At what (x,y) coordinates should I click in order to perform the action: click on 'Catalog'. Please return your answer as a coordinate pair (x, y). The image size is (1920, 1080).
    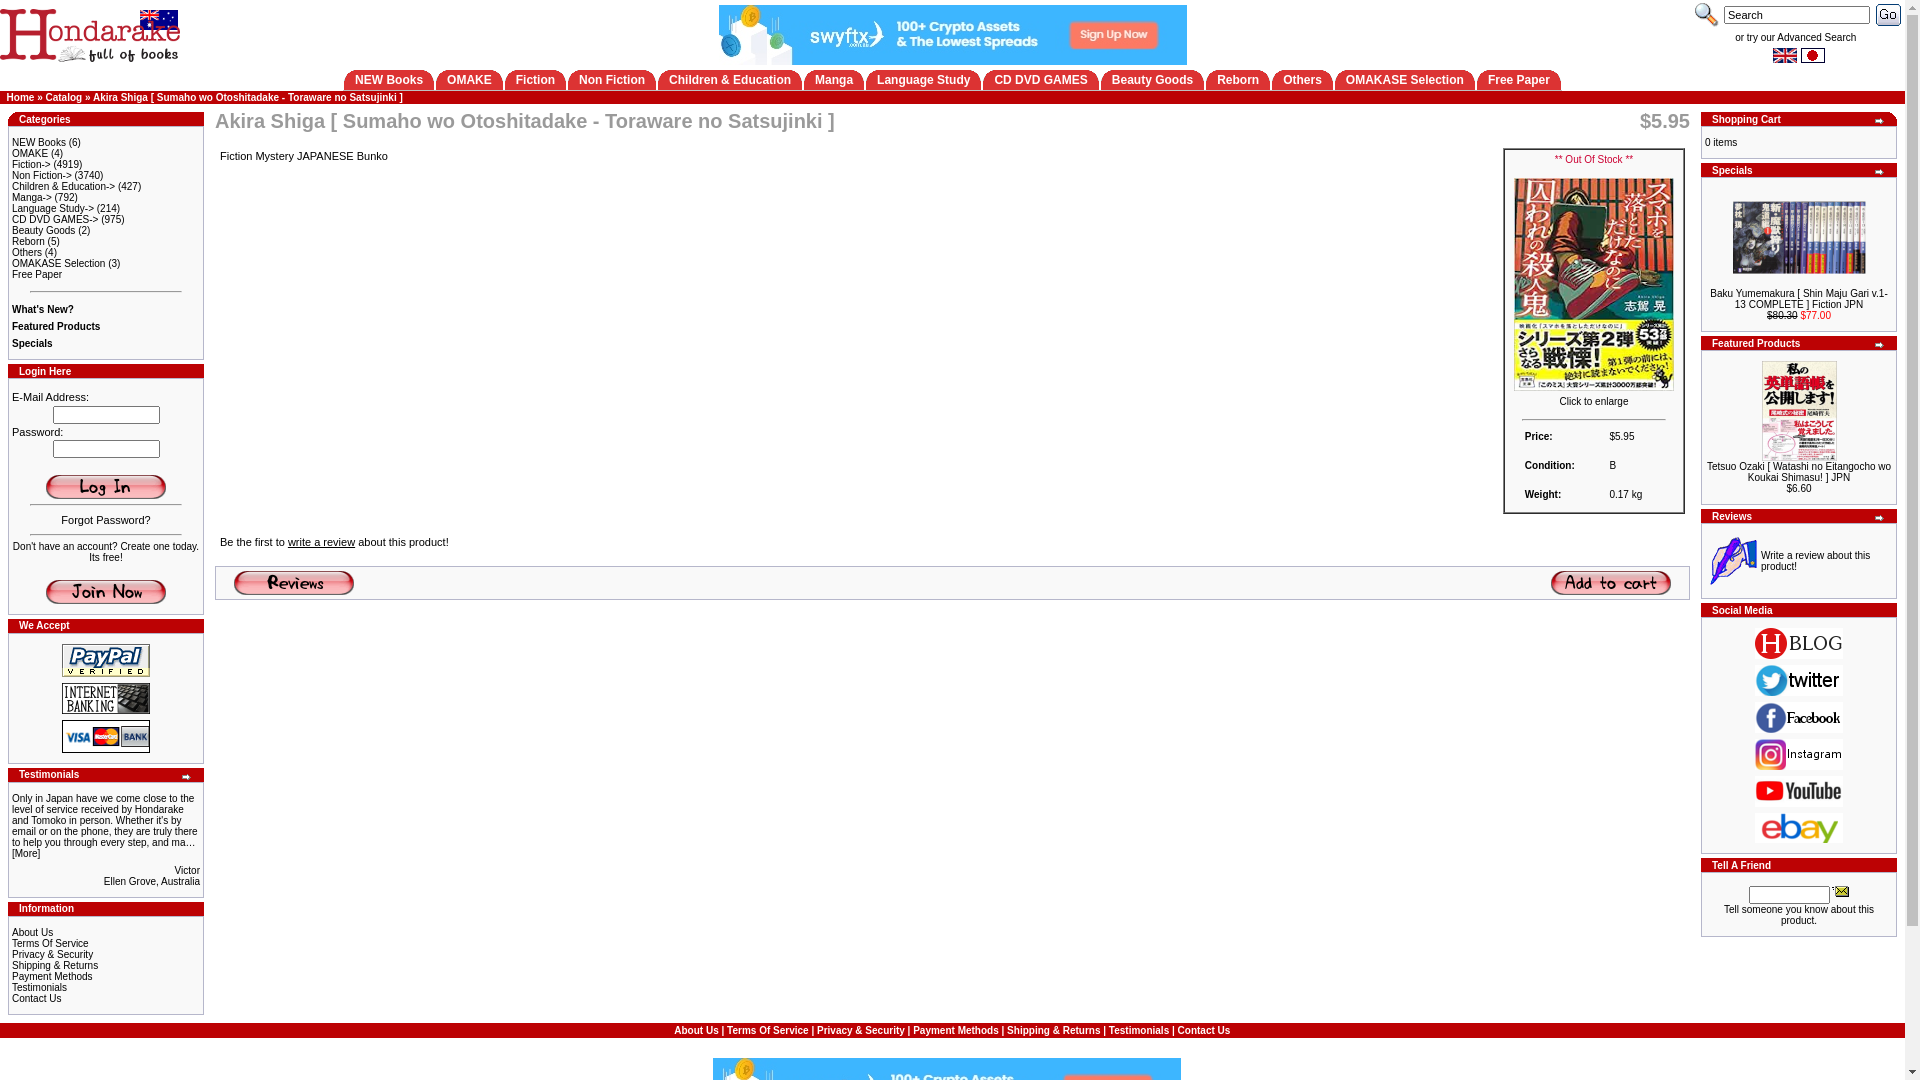
    Looking at the image, I should click on (63, 97).